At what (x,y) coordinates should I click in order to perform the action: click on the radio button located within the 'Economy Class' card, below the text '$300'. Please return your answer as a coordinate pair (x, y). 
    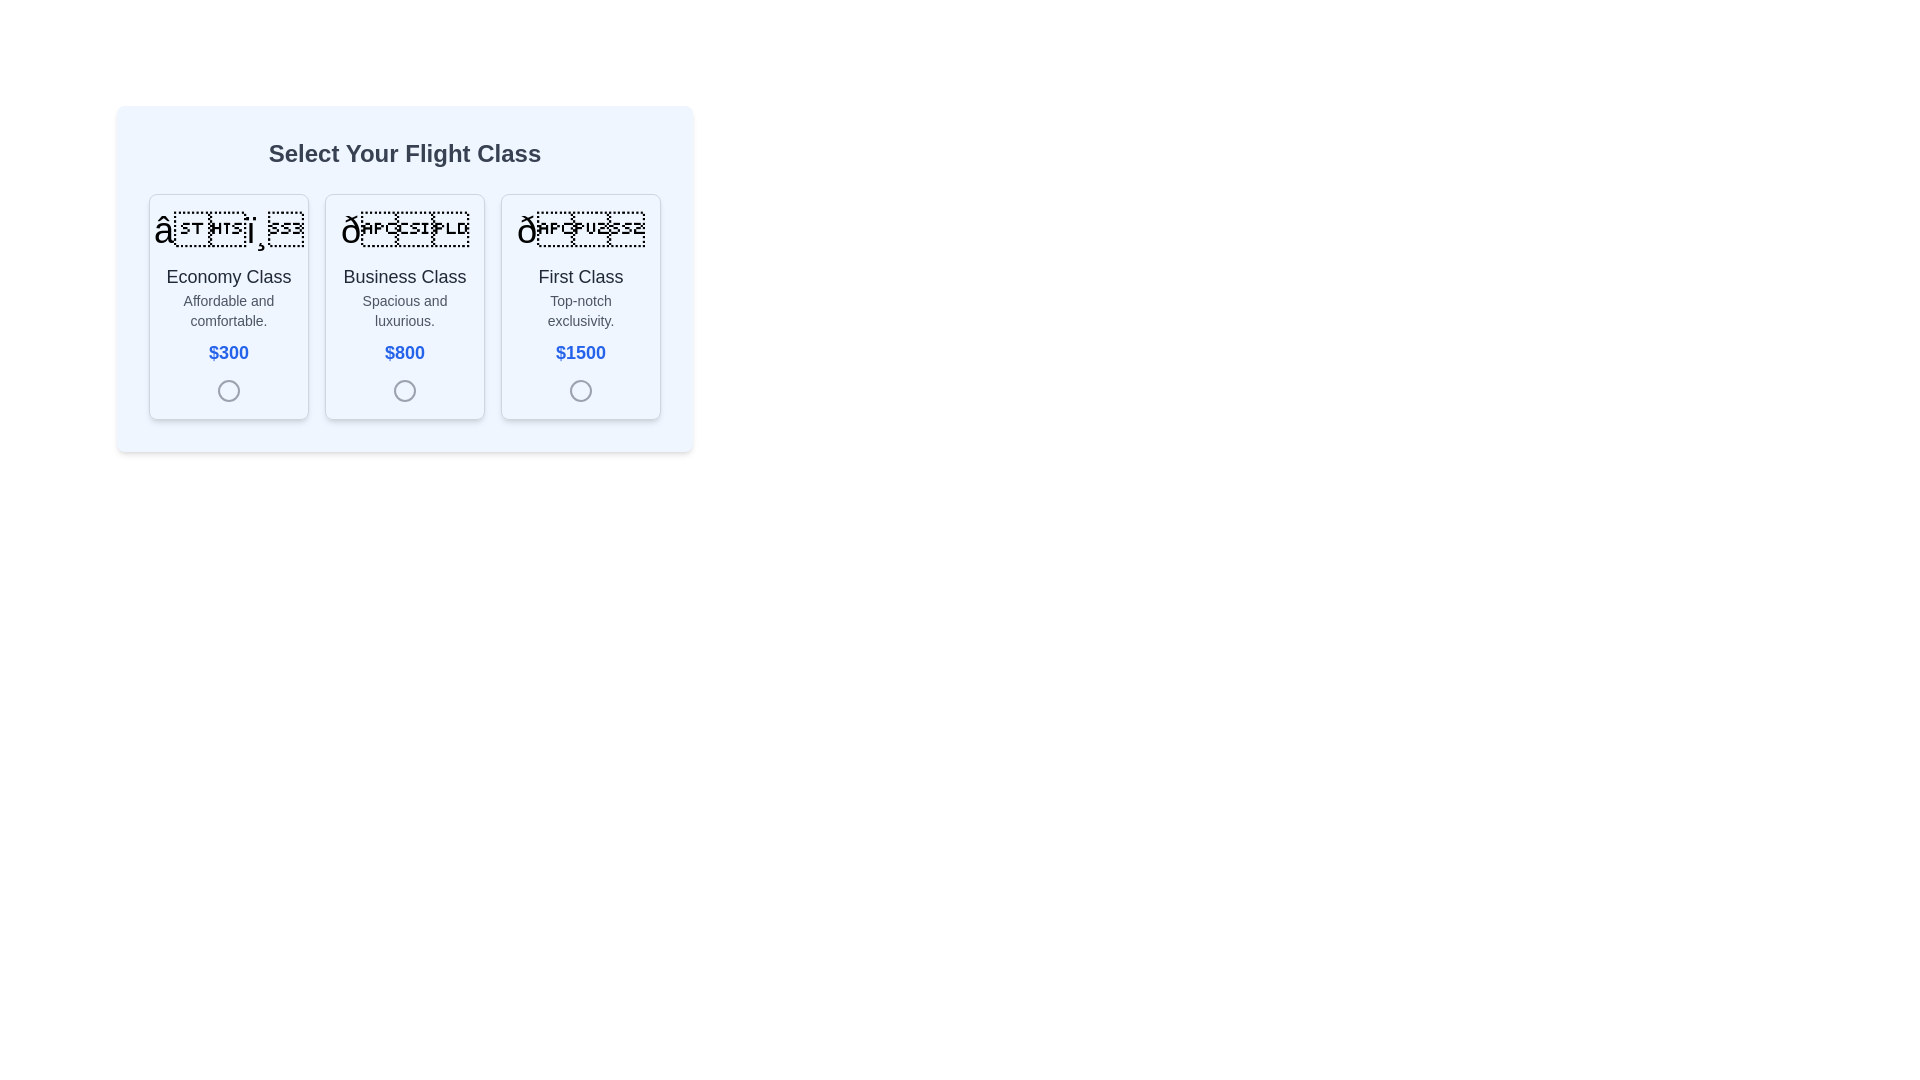
    Looking at the image, I should click on (229, 390).